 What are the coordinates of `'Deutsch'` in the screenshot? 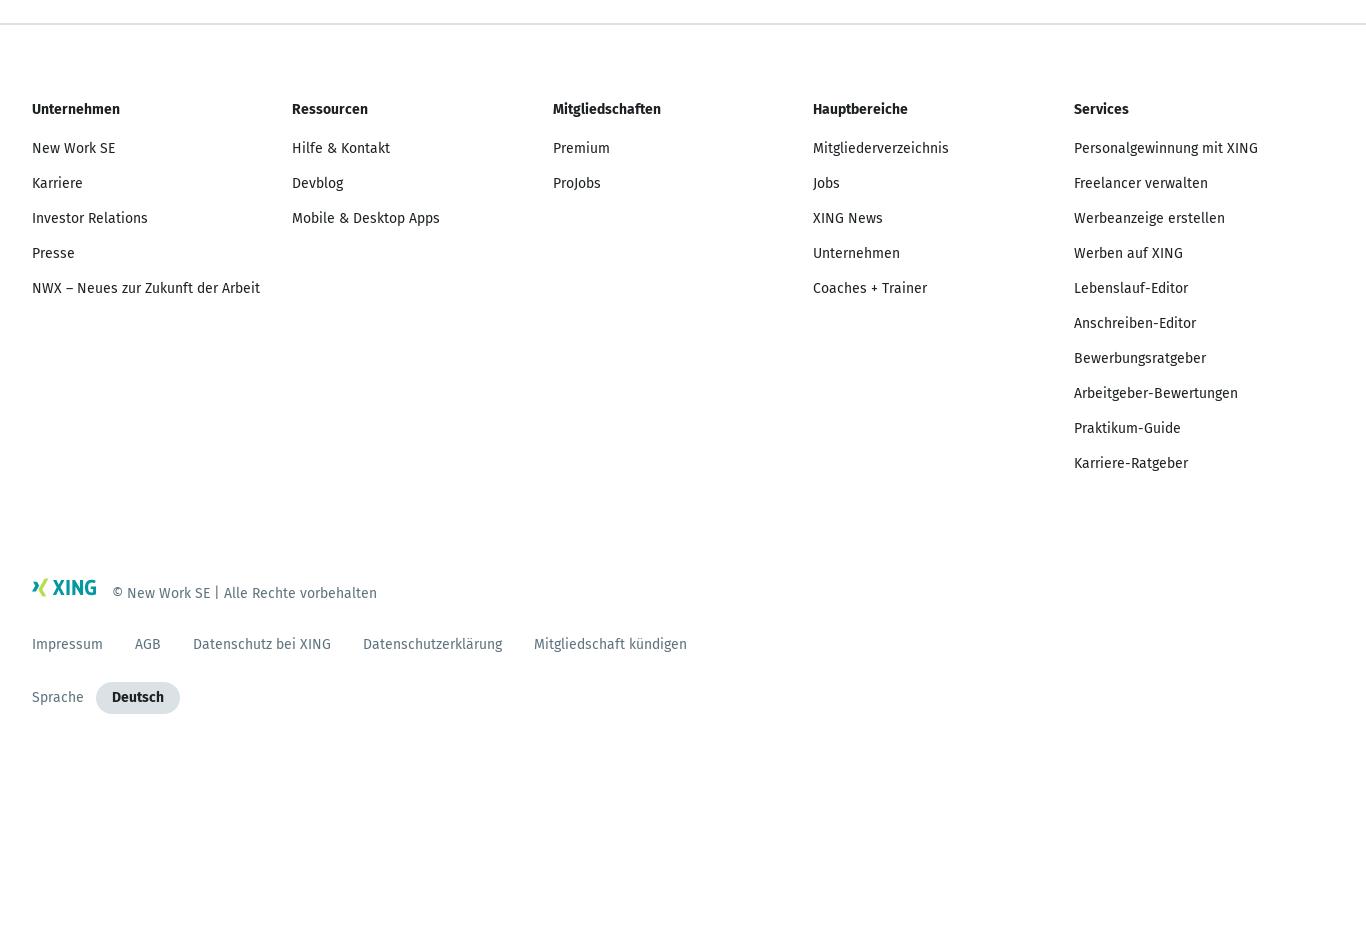 It's located at (136, 696).